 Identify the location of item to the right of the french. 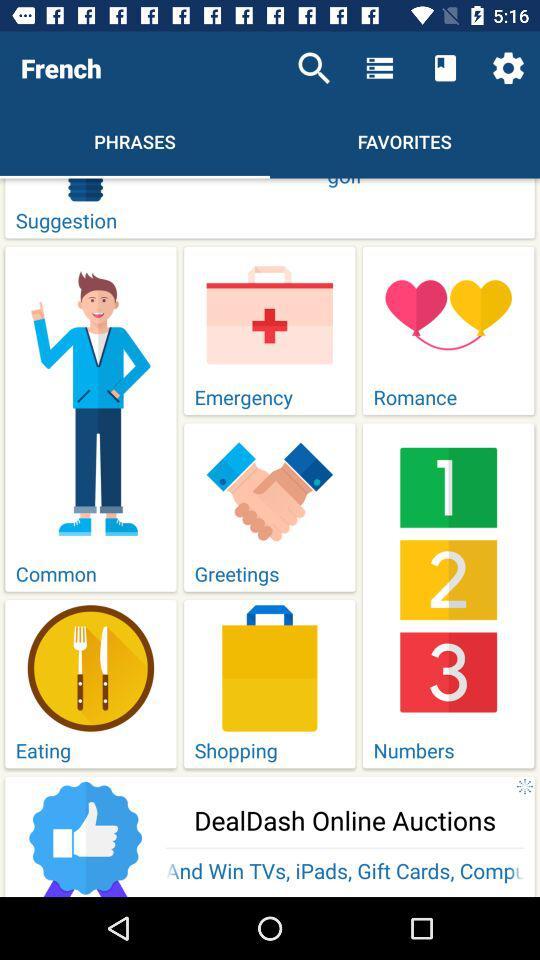
(314, 68).